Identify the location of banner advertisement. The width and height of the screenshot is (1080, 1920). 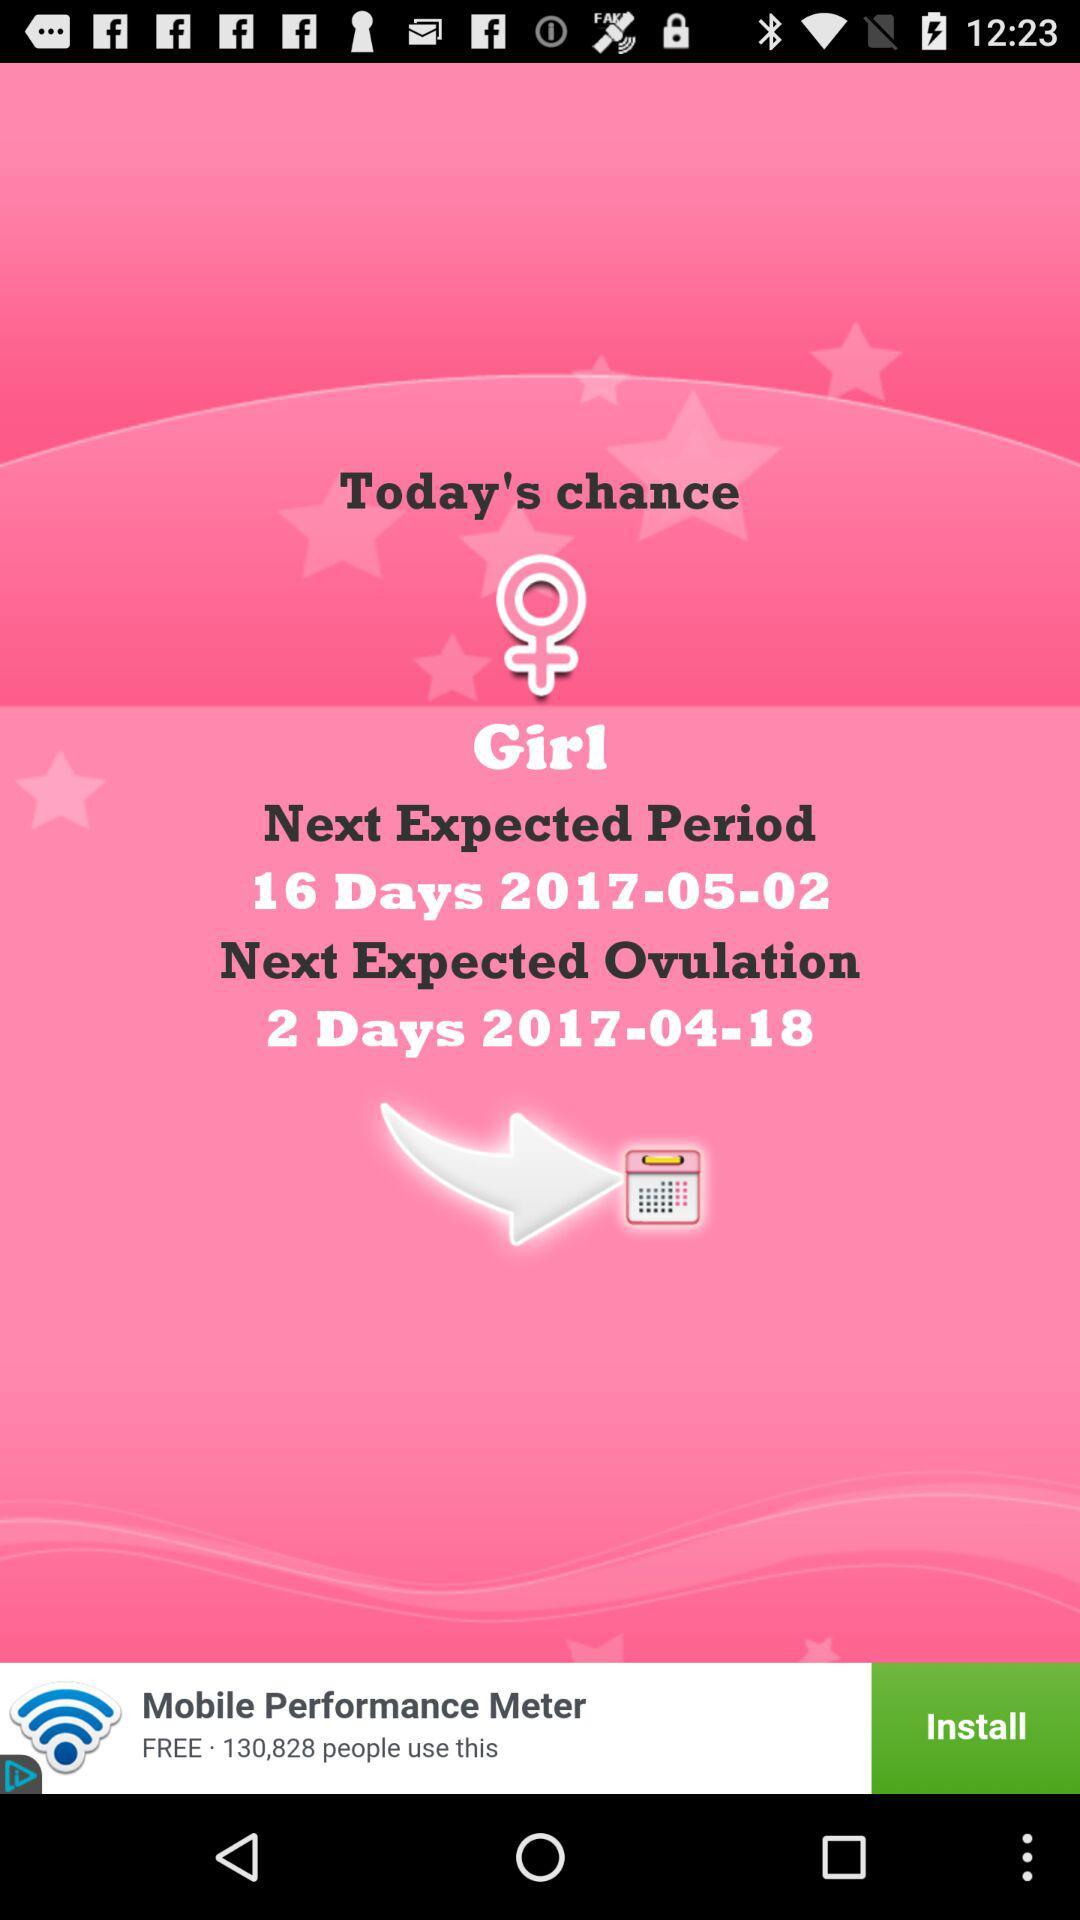
(540, 1727).